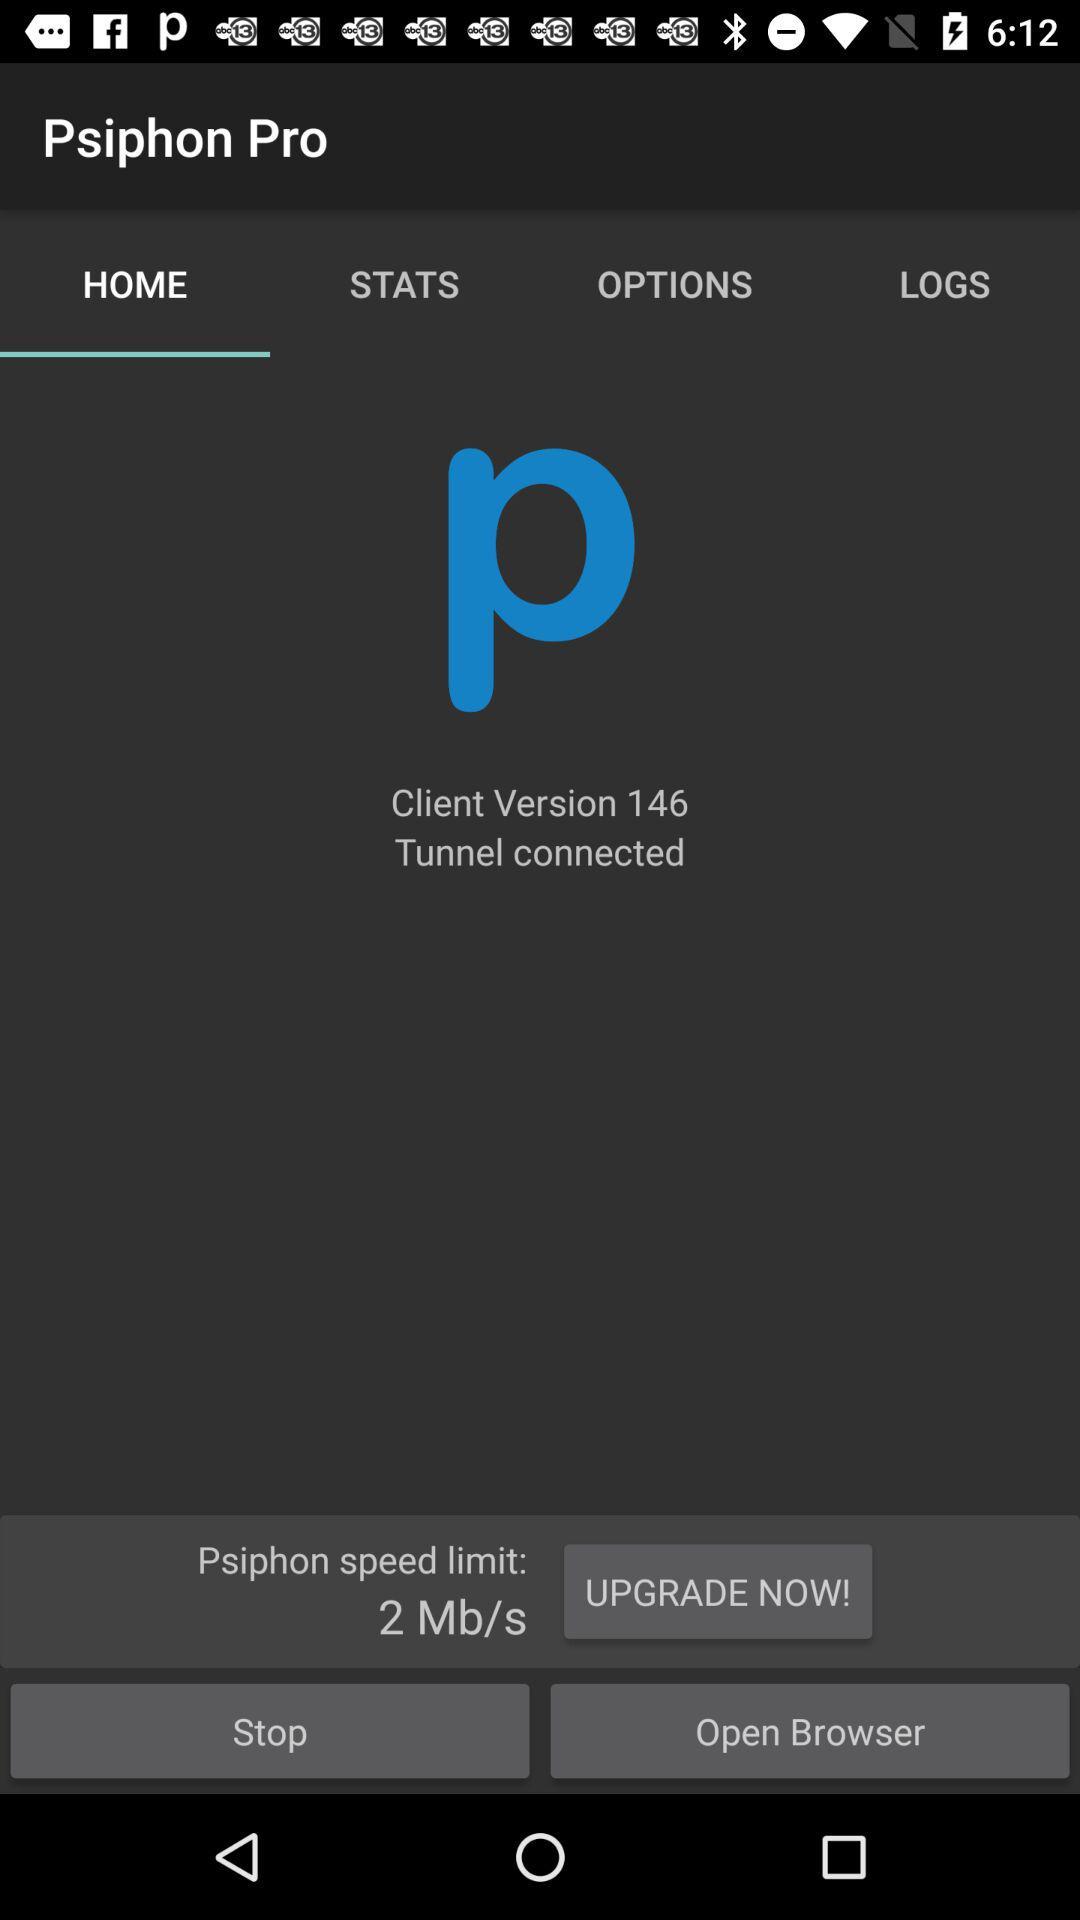 This screenshot has width=1080, height=1920. Describe the element at coordinates (540, 579) in the screenshot. I see `app below the home icon` at that location.